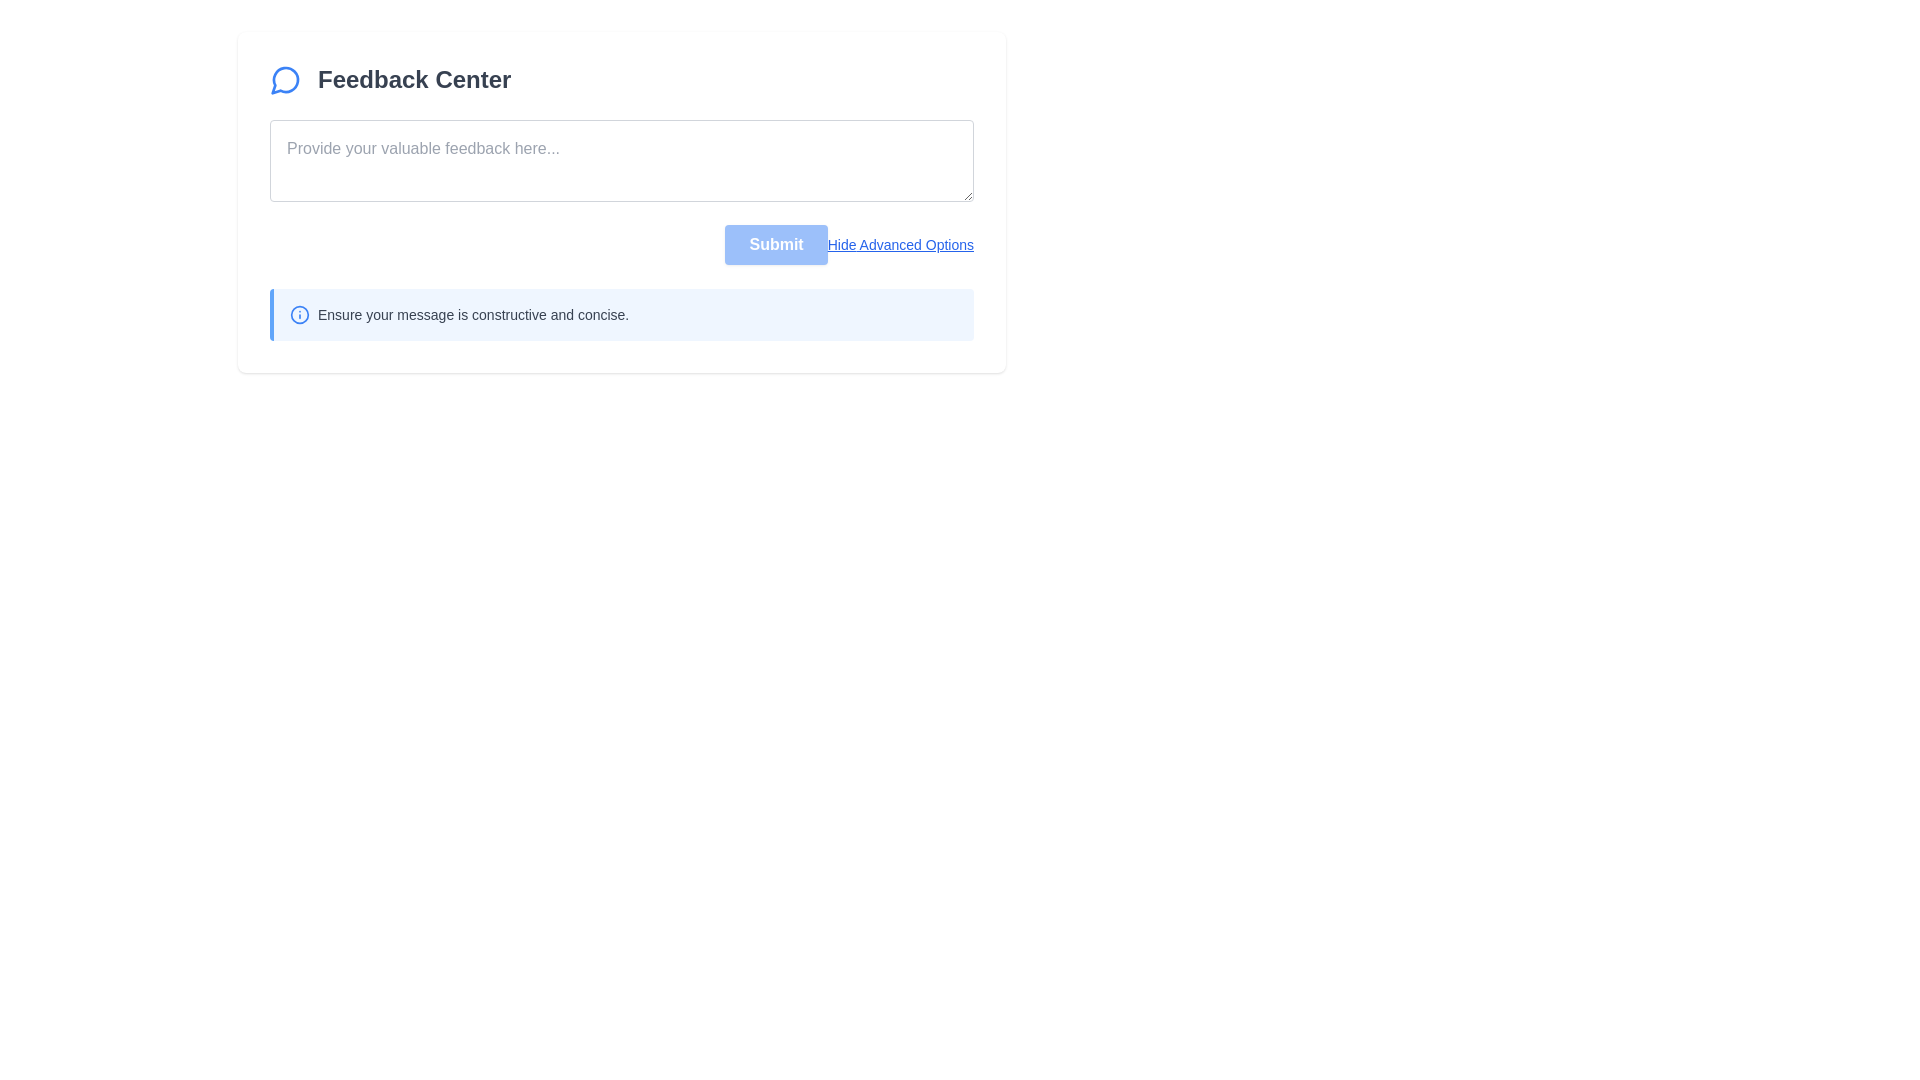  What do you see at coordinates (298, 315) in the screenshot?
I see `the circular shape that visually signifies or highlights an information-related icon, positioned slightly to the left of the text 'Ensure your message is constructive and concise.'` at bounding box center [298, 315].